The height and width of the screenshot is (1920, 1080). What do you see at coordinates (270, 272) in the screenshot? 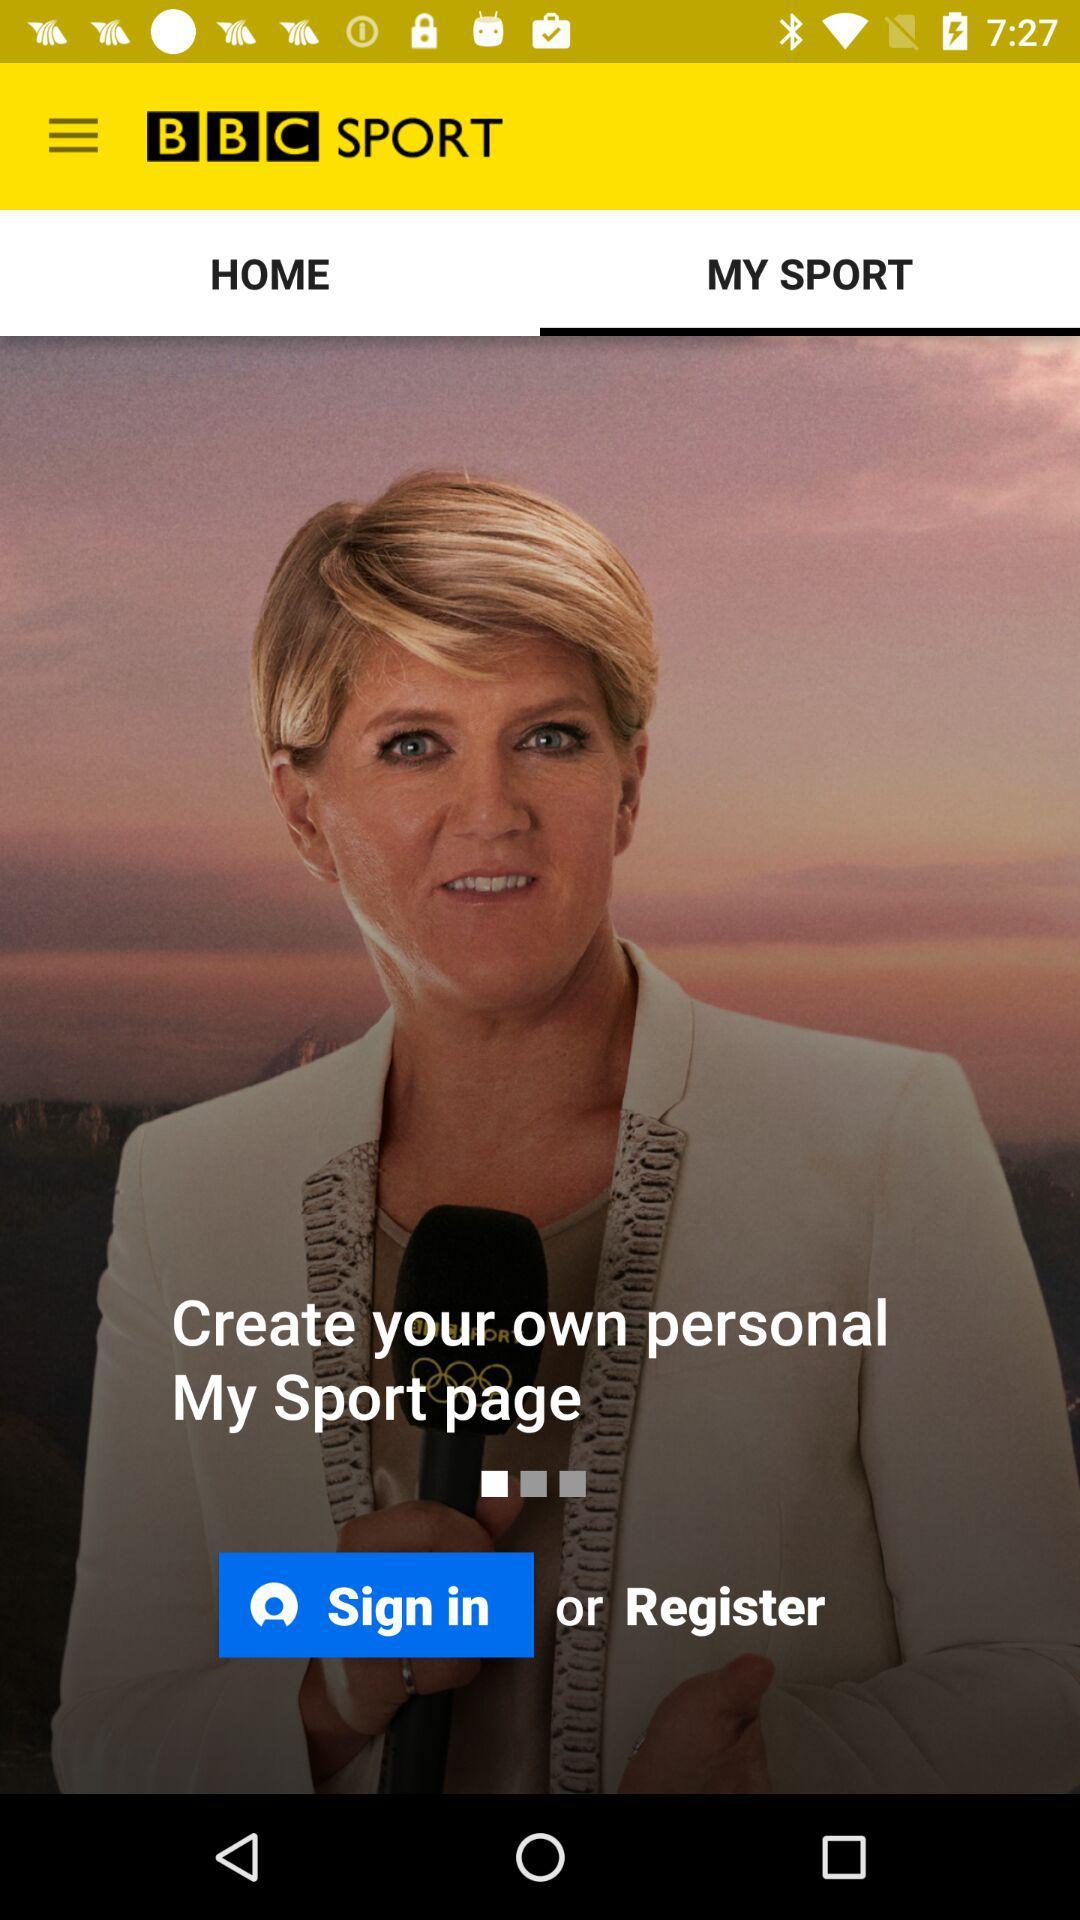
I see `the icon to the left of the my sport icon` at bounding box center [270, 272].